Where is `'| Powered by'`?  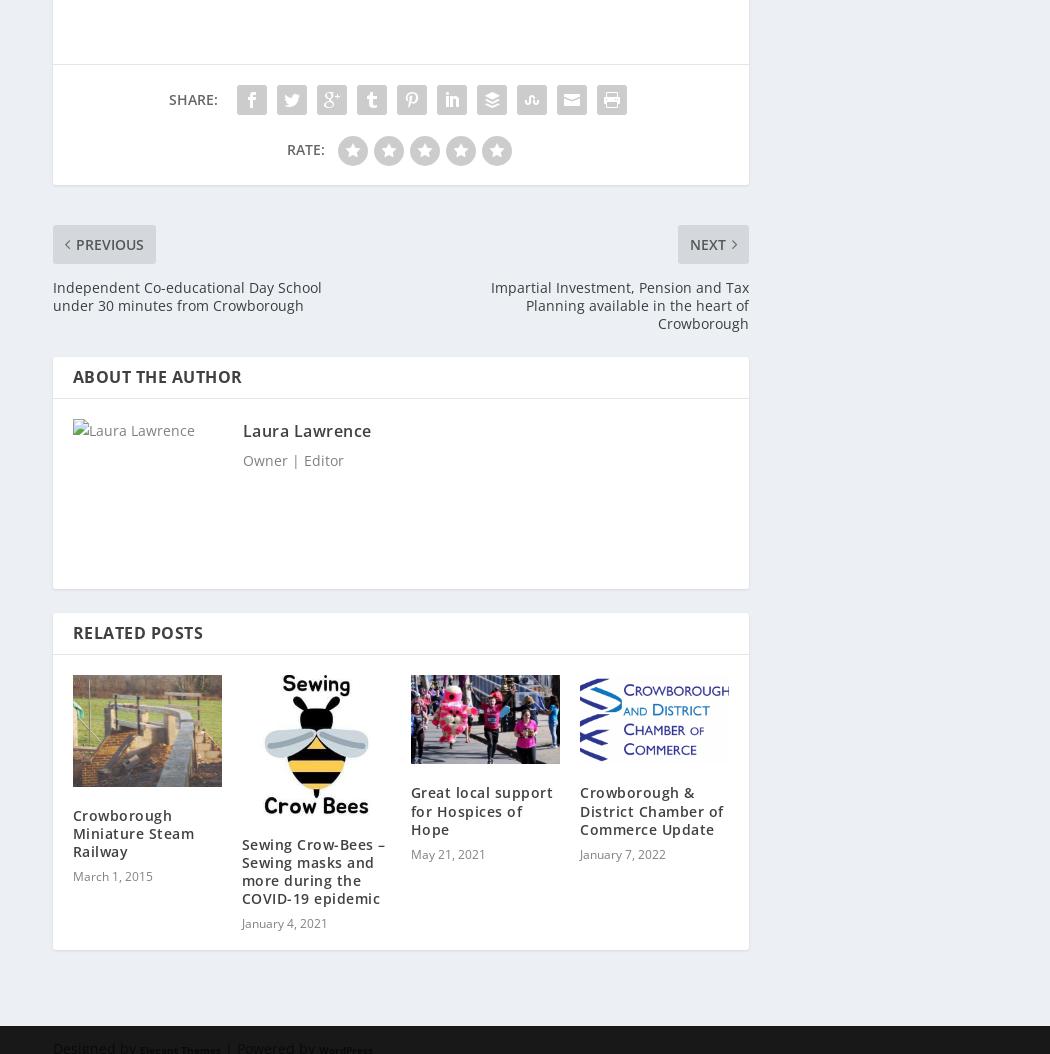 '| Powered by' is located at coordinates (268, 1037).